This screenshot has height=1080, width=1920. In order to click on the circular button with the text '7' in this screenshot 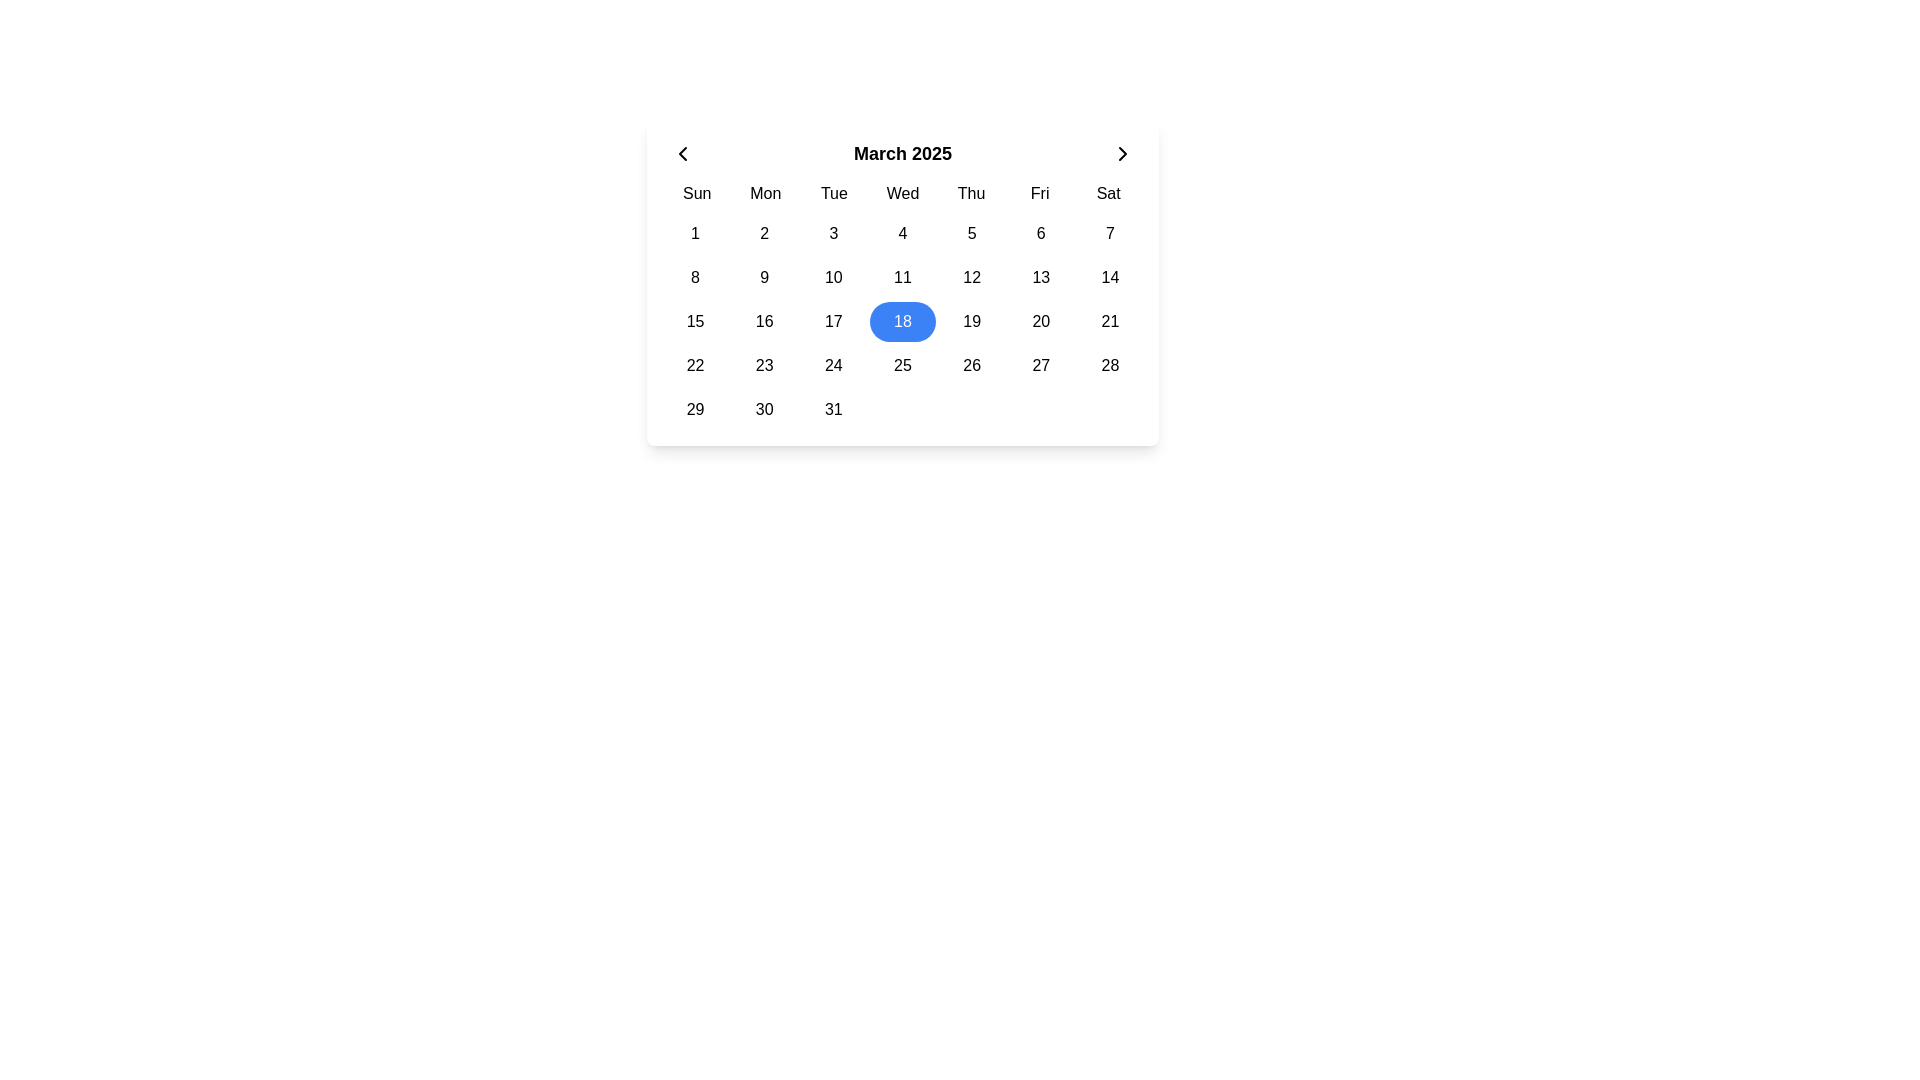, I will do `click(1108, 233)`.